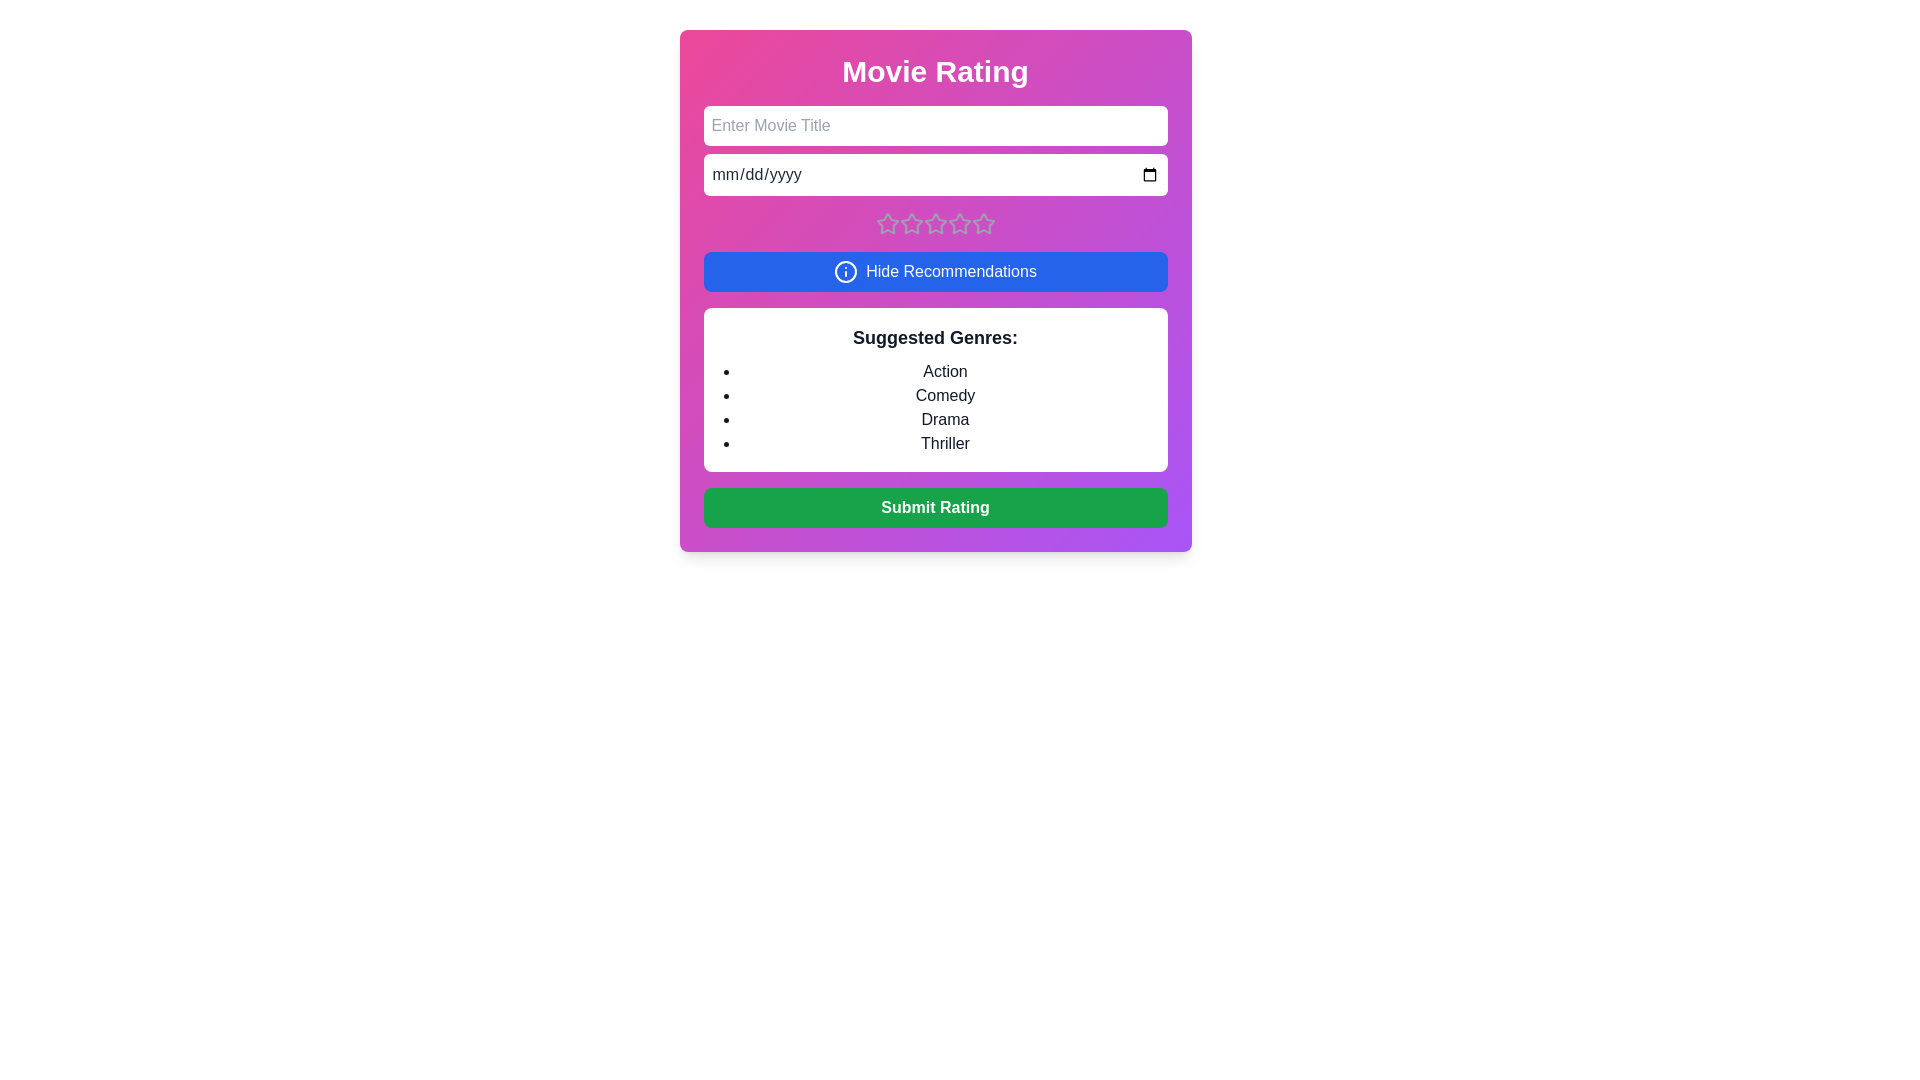  What do you see at coordinates (934, 507) in the screenshot?
I see `the 'Submit Rating' button to finalize the rating` at bounding box center [934, 507].